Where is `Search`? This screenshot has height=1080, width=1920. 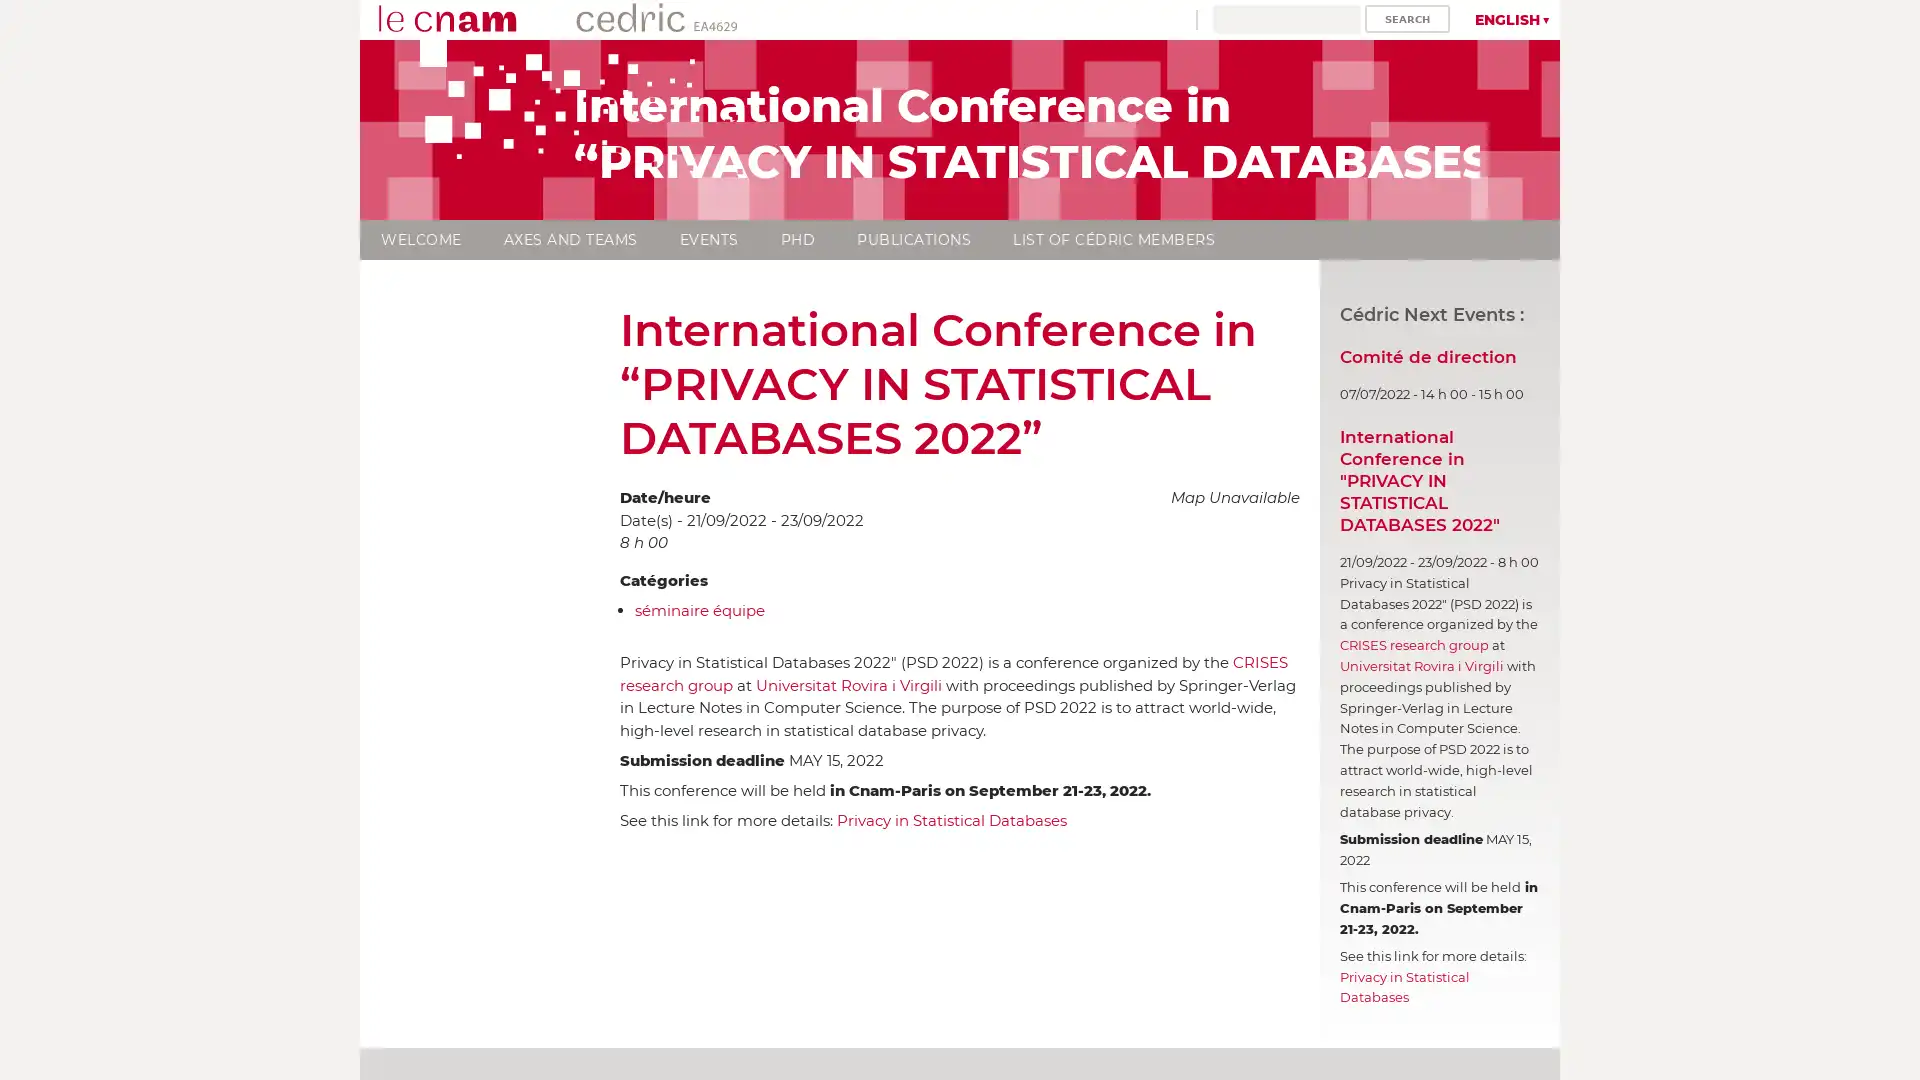 Search is located at coordinates (1406, 19).